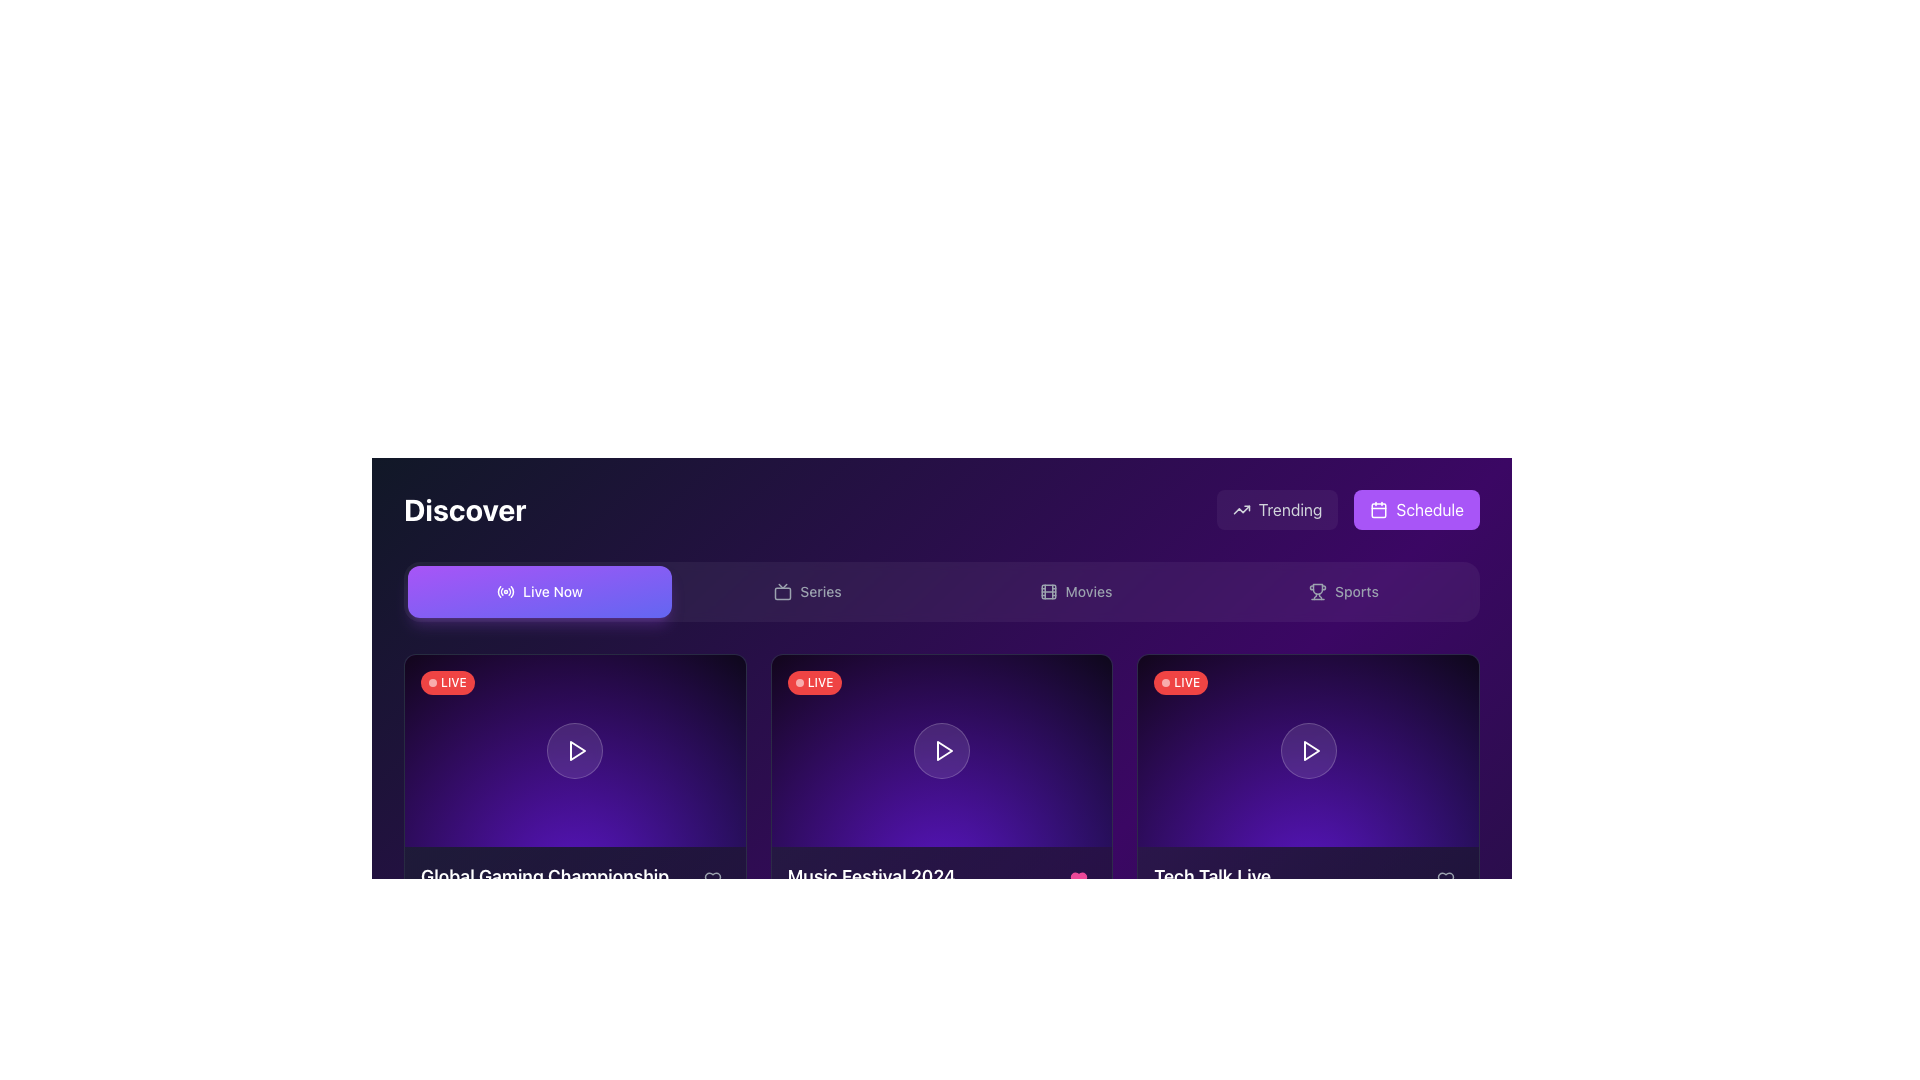 The image size is (1920, 1080). Describe the element at coordinates (1344, 590) in the screenshot. I see `the sports navigation button, which is the fourth button in a horizontal row` at that location.